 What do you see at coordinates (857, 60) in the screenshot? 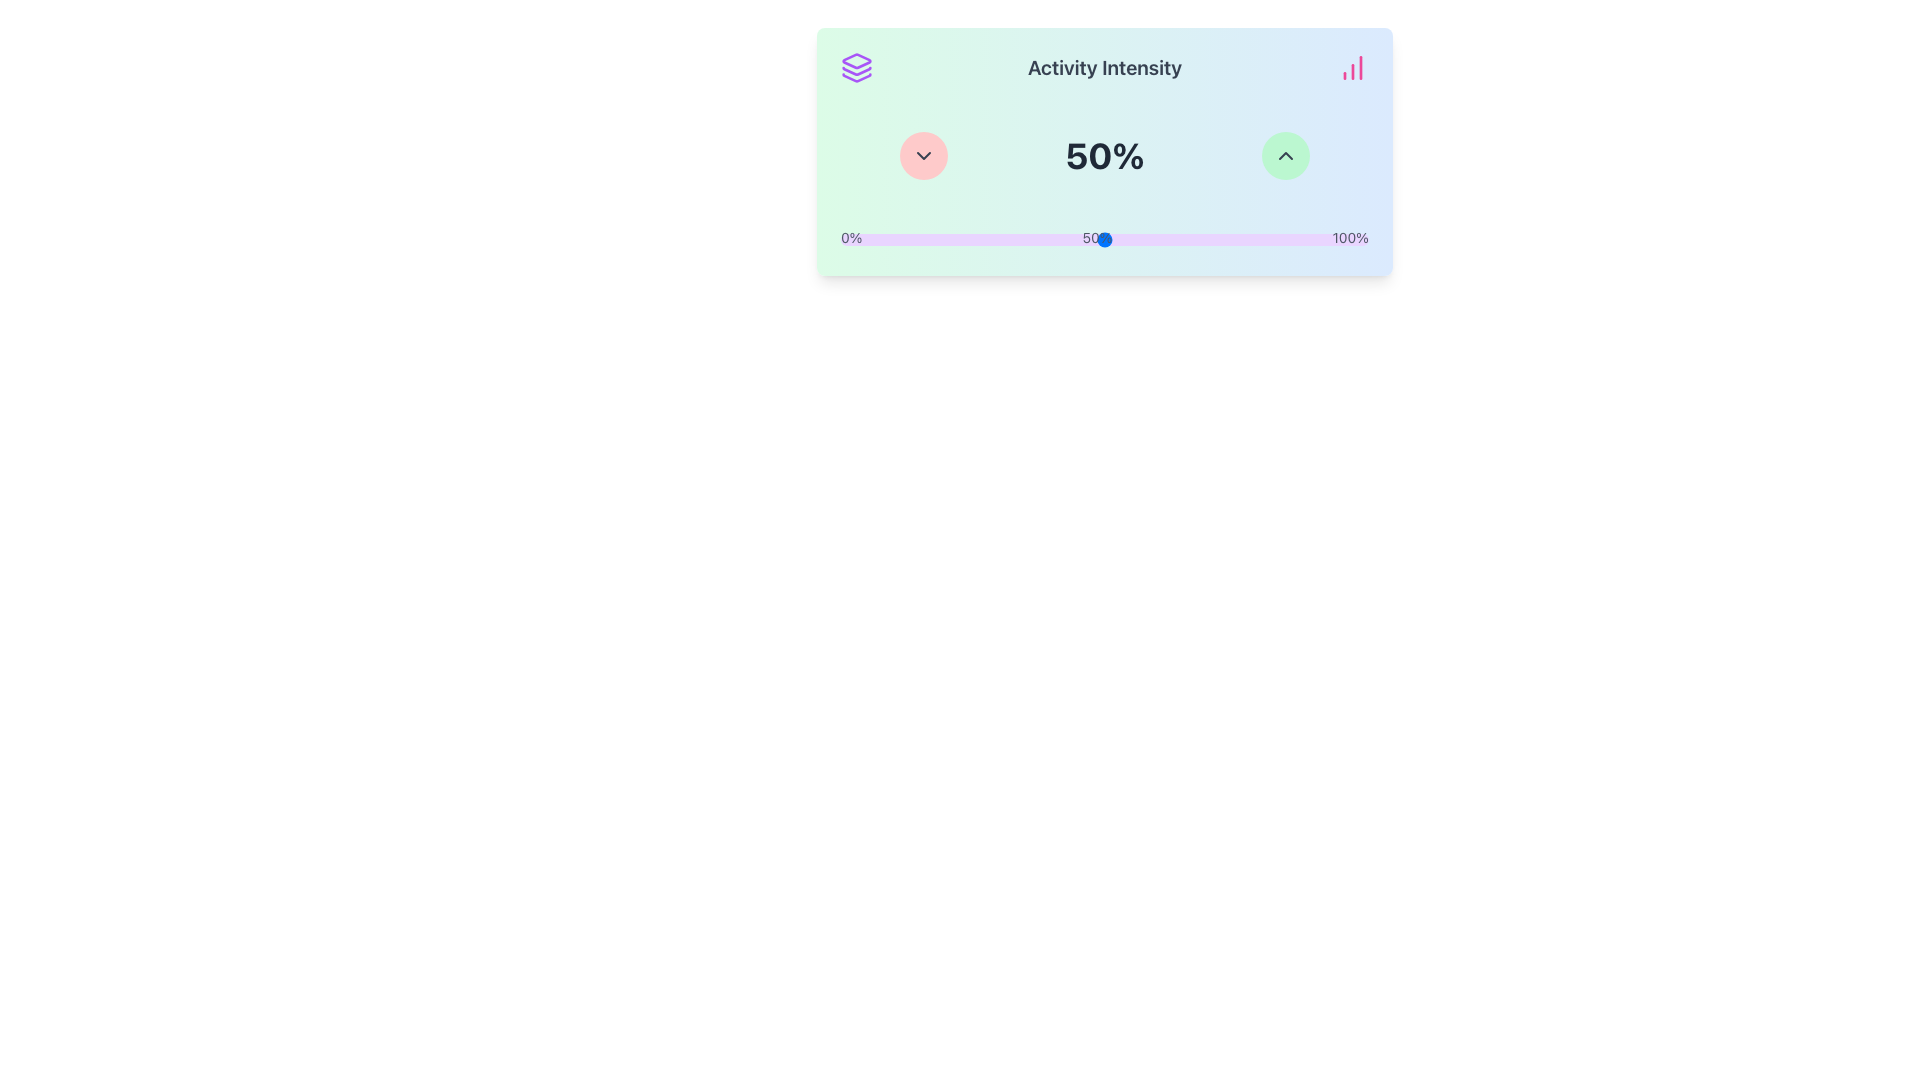
I see `the purple vector shape that forms a diamond-like design, located in the top-left corner of the card interface next to the 'Activity Intensity' text` at bounding box center [857, 60].